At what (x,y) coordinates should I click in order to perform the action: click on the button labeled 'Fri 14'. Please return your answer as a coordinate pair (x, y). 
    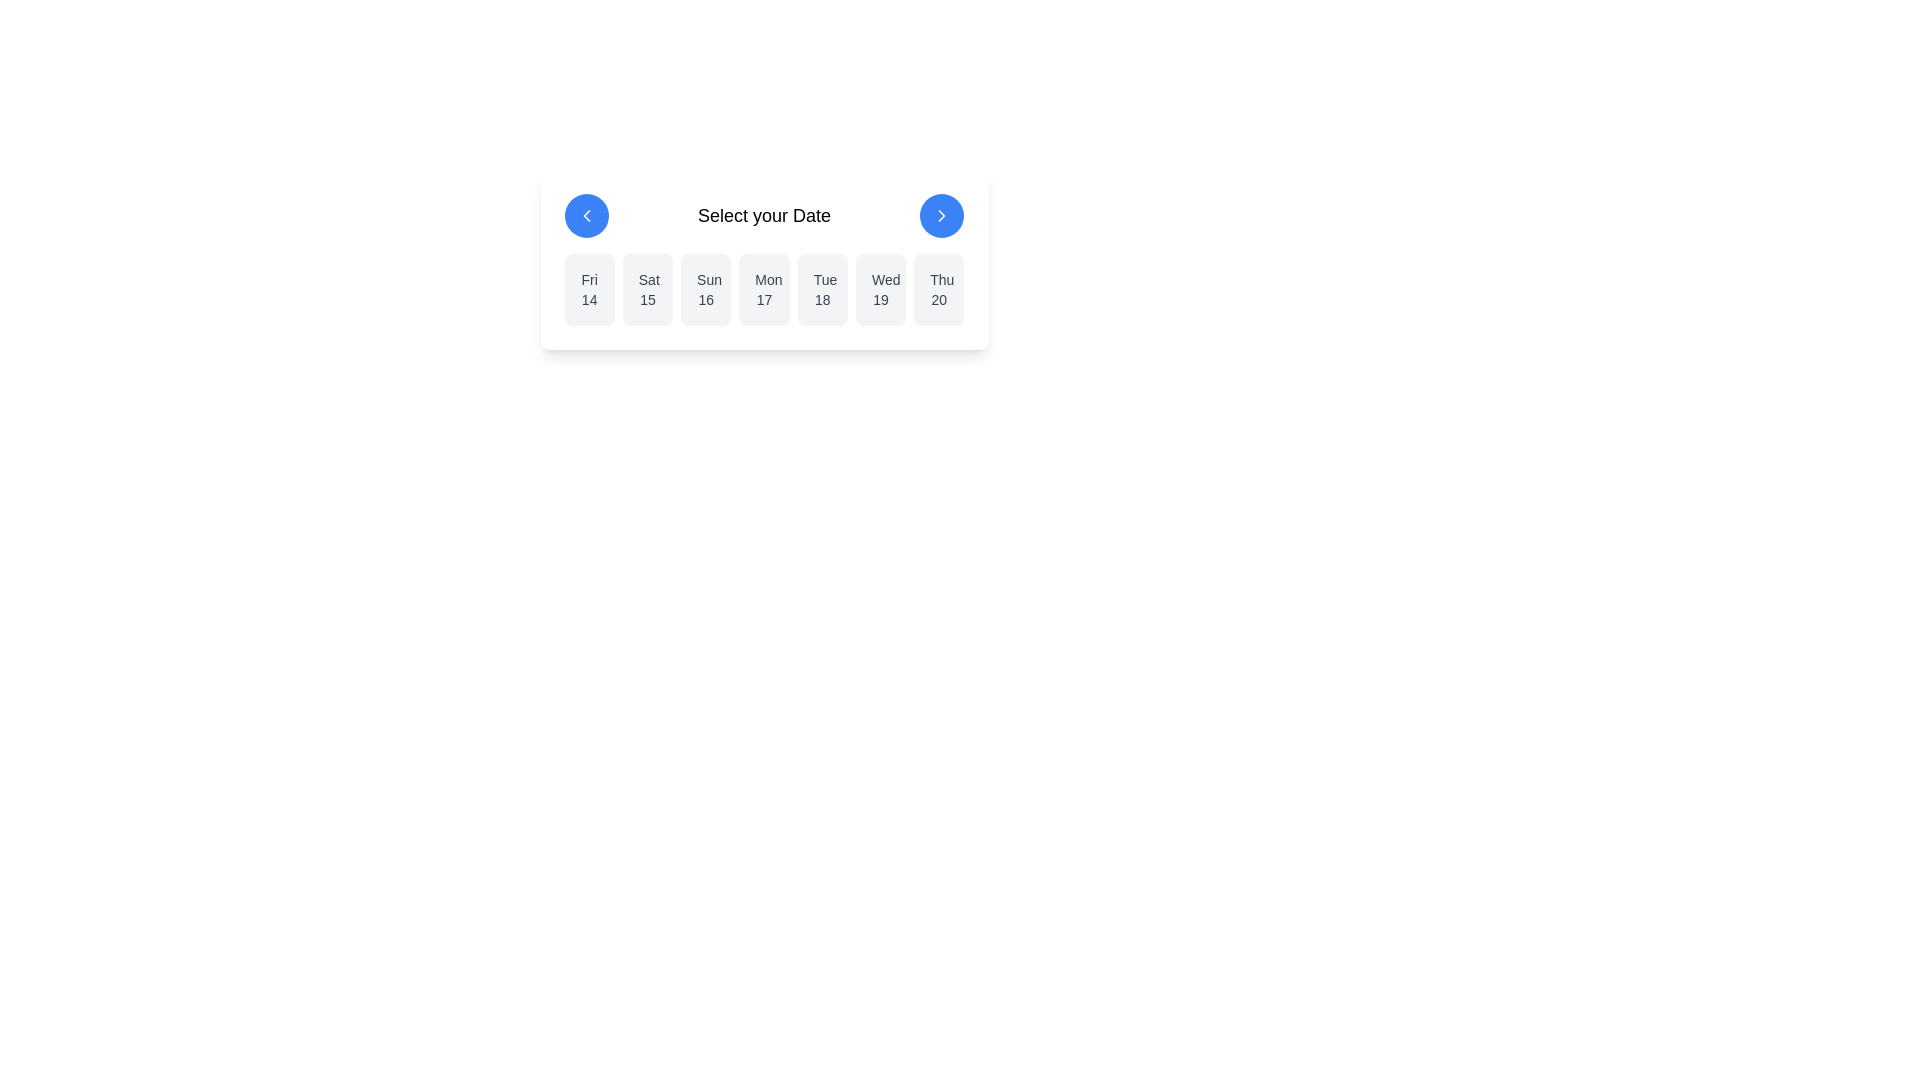
    Looking at the image, I should click on (588, 289).